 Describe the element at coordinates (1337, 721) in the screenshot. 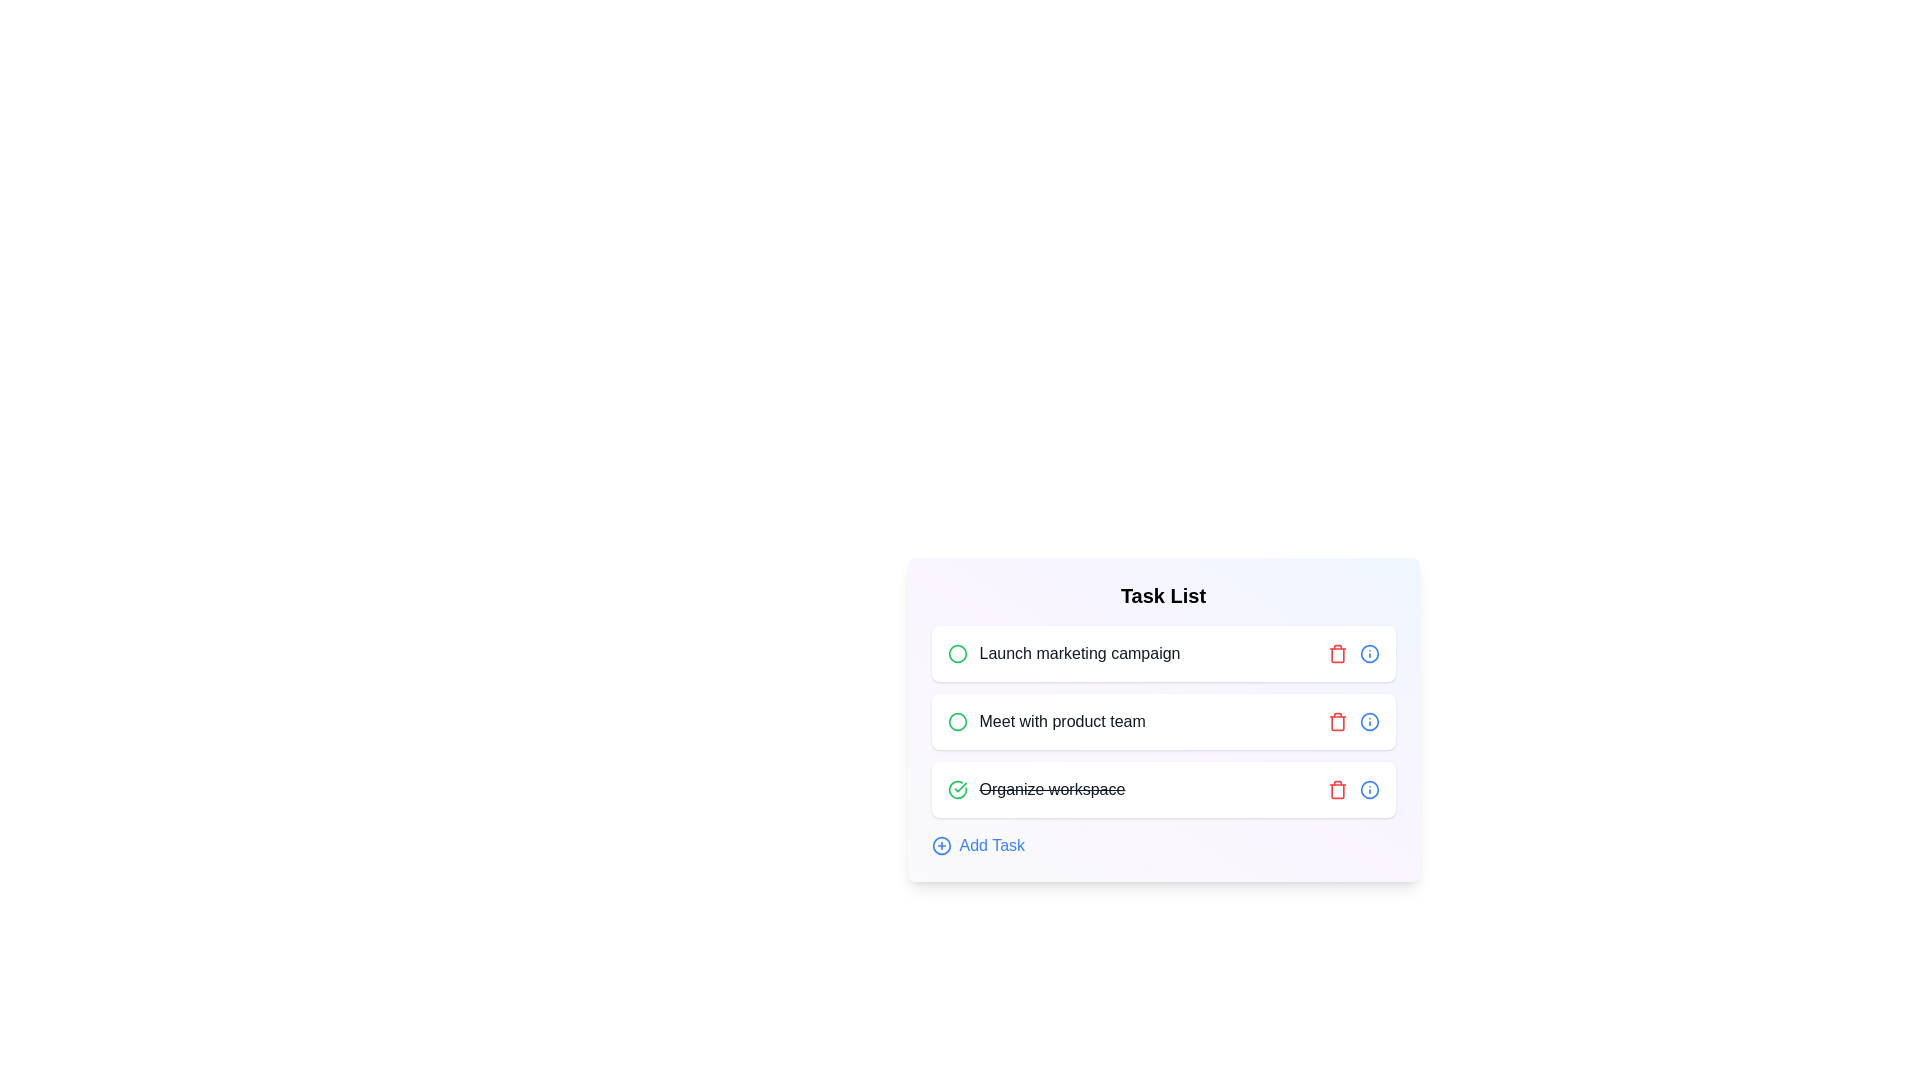

I see `the delete button of the task 'Meet with product team'` at that location.